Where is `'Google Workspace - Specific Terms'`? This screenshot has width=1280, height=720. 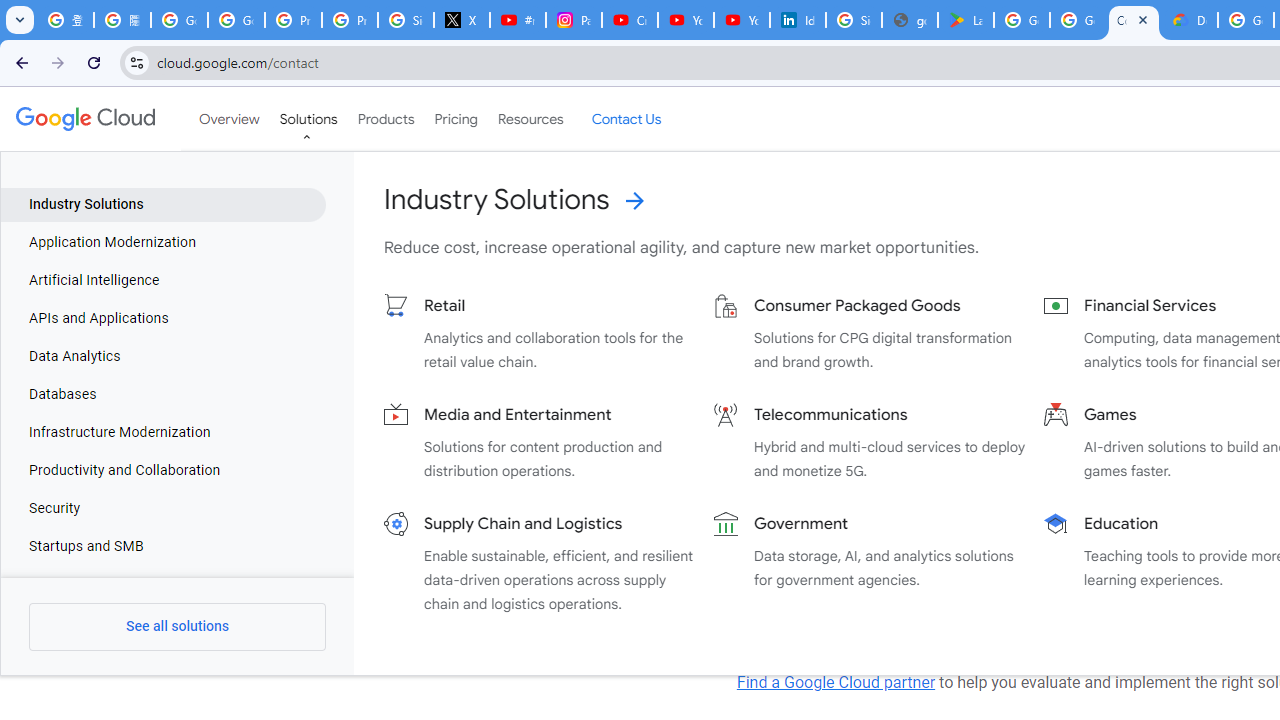
'Google Workspace - Specific Terms' is located at coordinates (1076, 20).